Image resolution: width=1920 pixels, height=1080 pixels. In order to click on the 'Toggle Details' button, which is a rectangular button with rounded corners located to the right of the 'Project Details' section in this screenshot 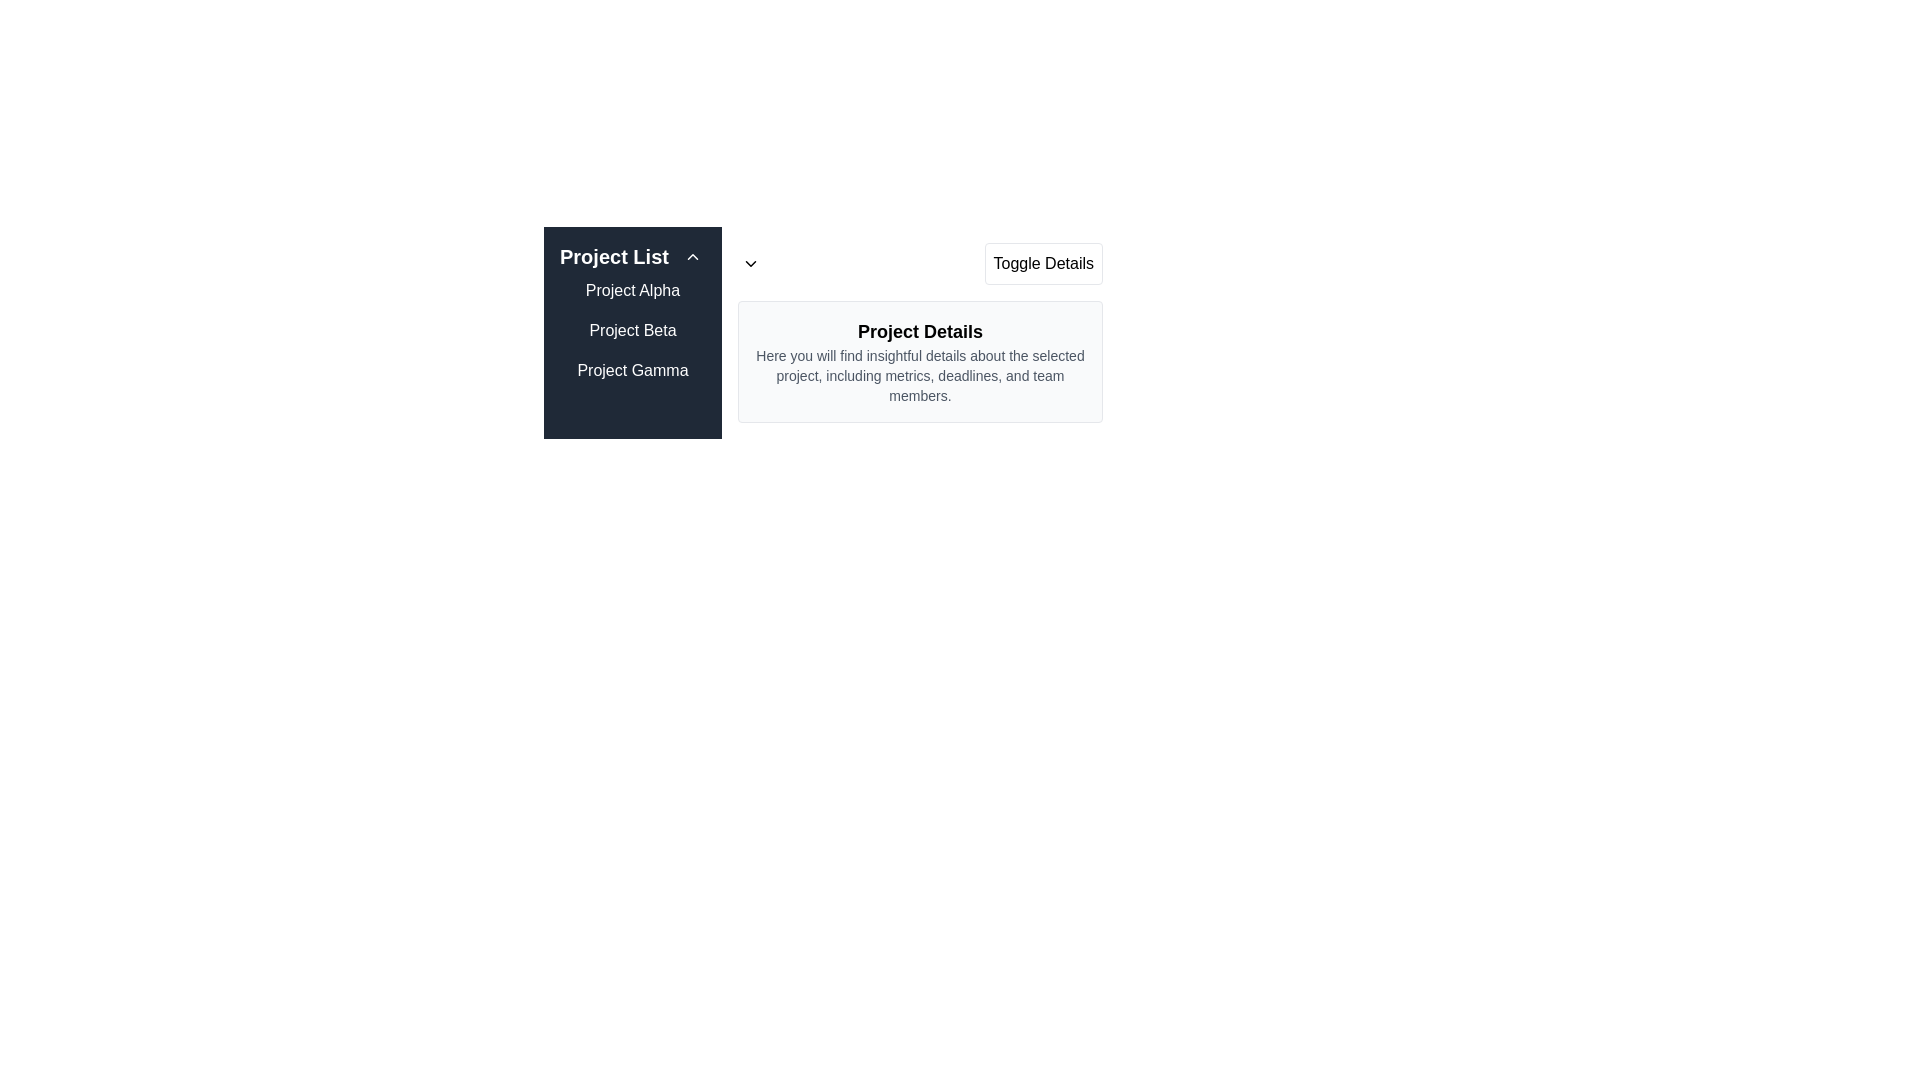, I will do `click(1042, 262)`.